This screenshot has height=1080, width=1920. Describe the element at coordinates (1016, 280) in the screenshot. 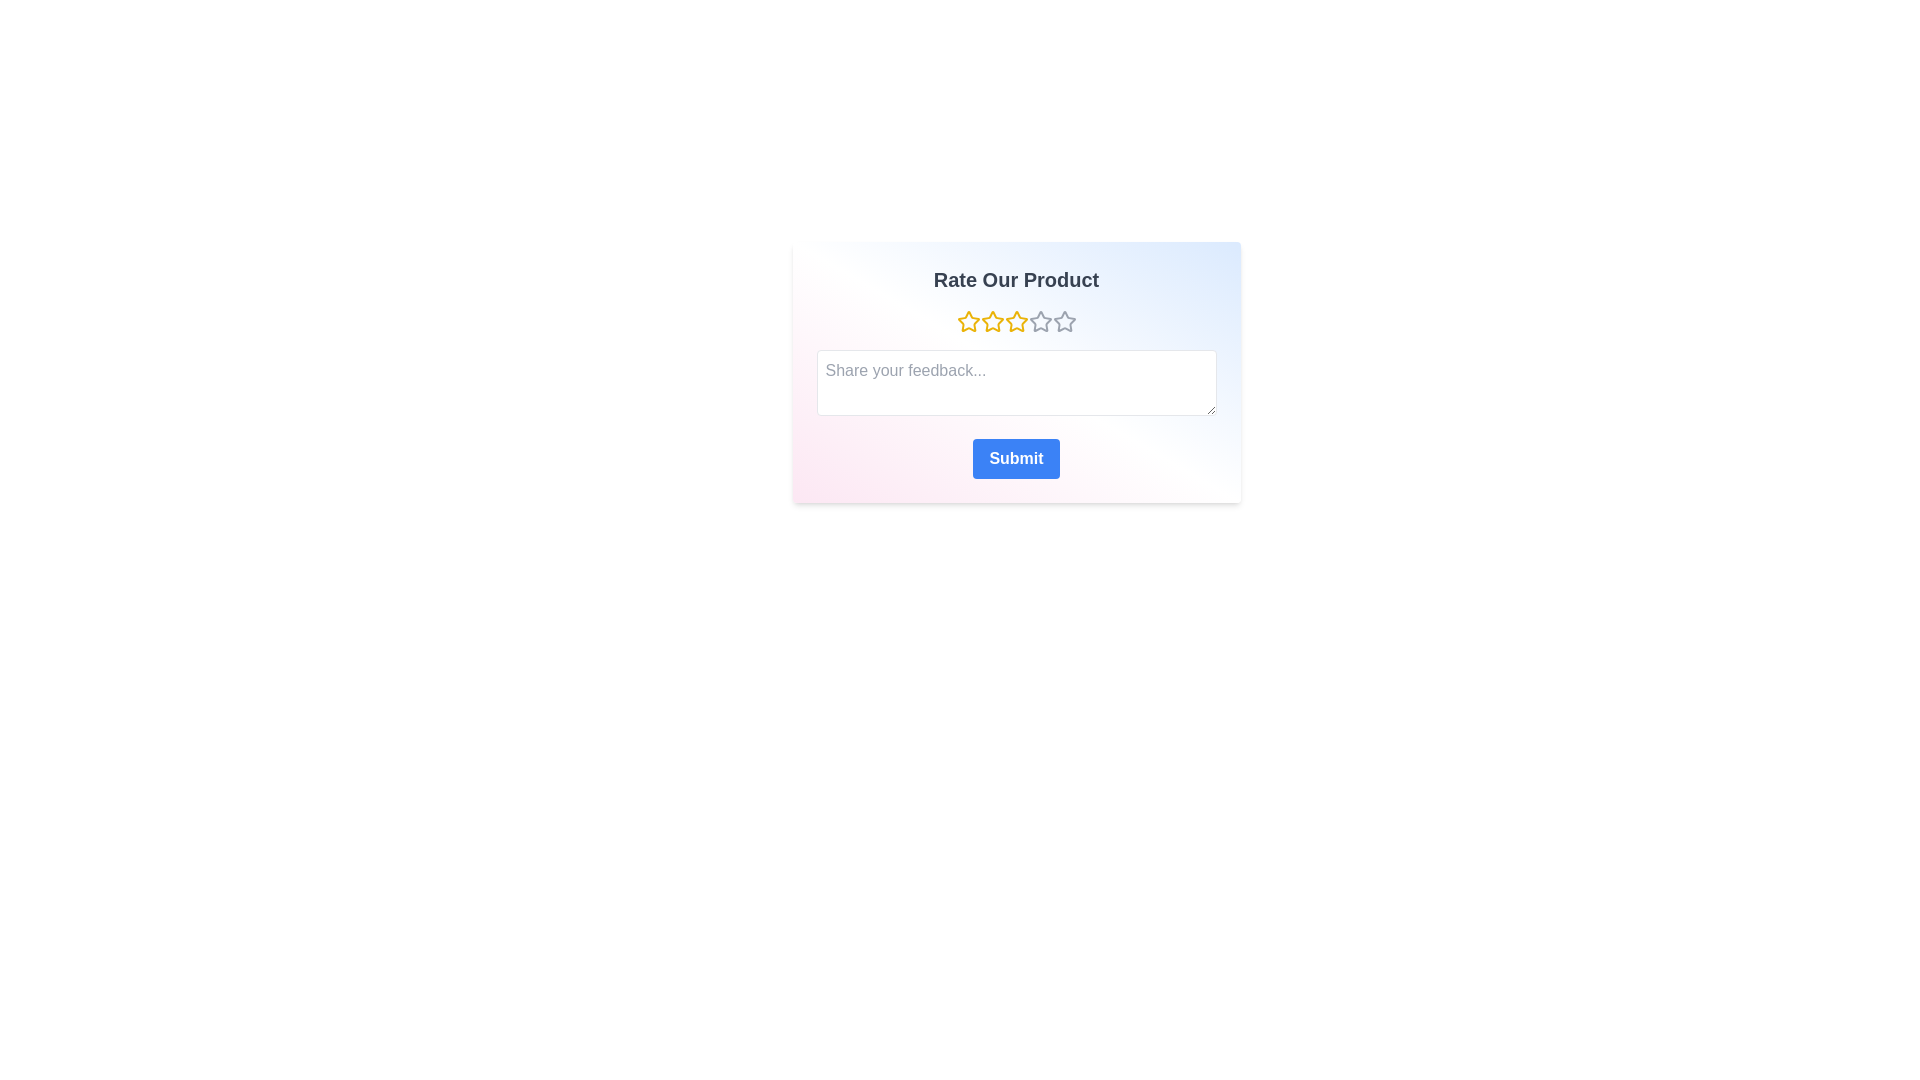

I see `the title text 'Rate Our Product' to select it` at that location.